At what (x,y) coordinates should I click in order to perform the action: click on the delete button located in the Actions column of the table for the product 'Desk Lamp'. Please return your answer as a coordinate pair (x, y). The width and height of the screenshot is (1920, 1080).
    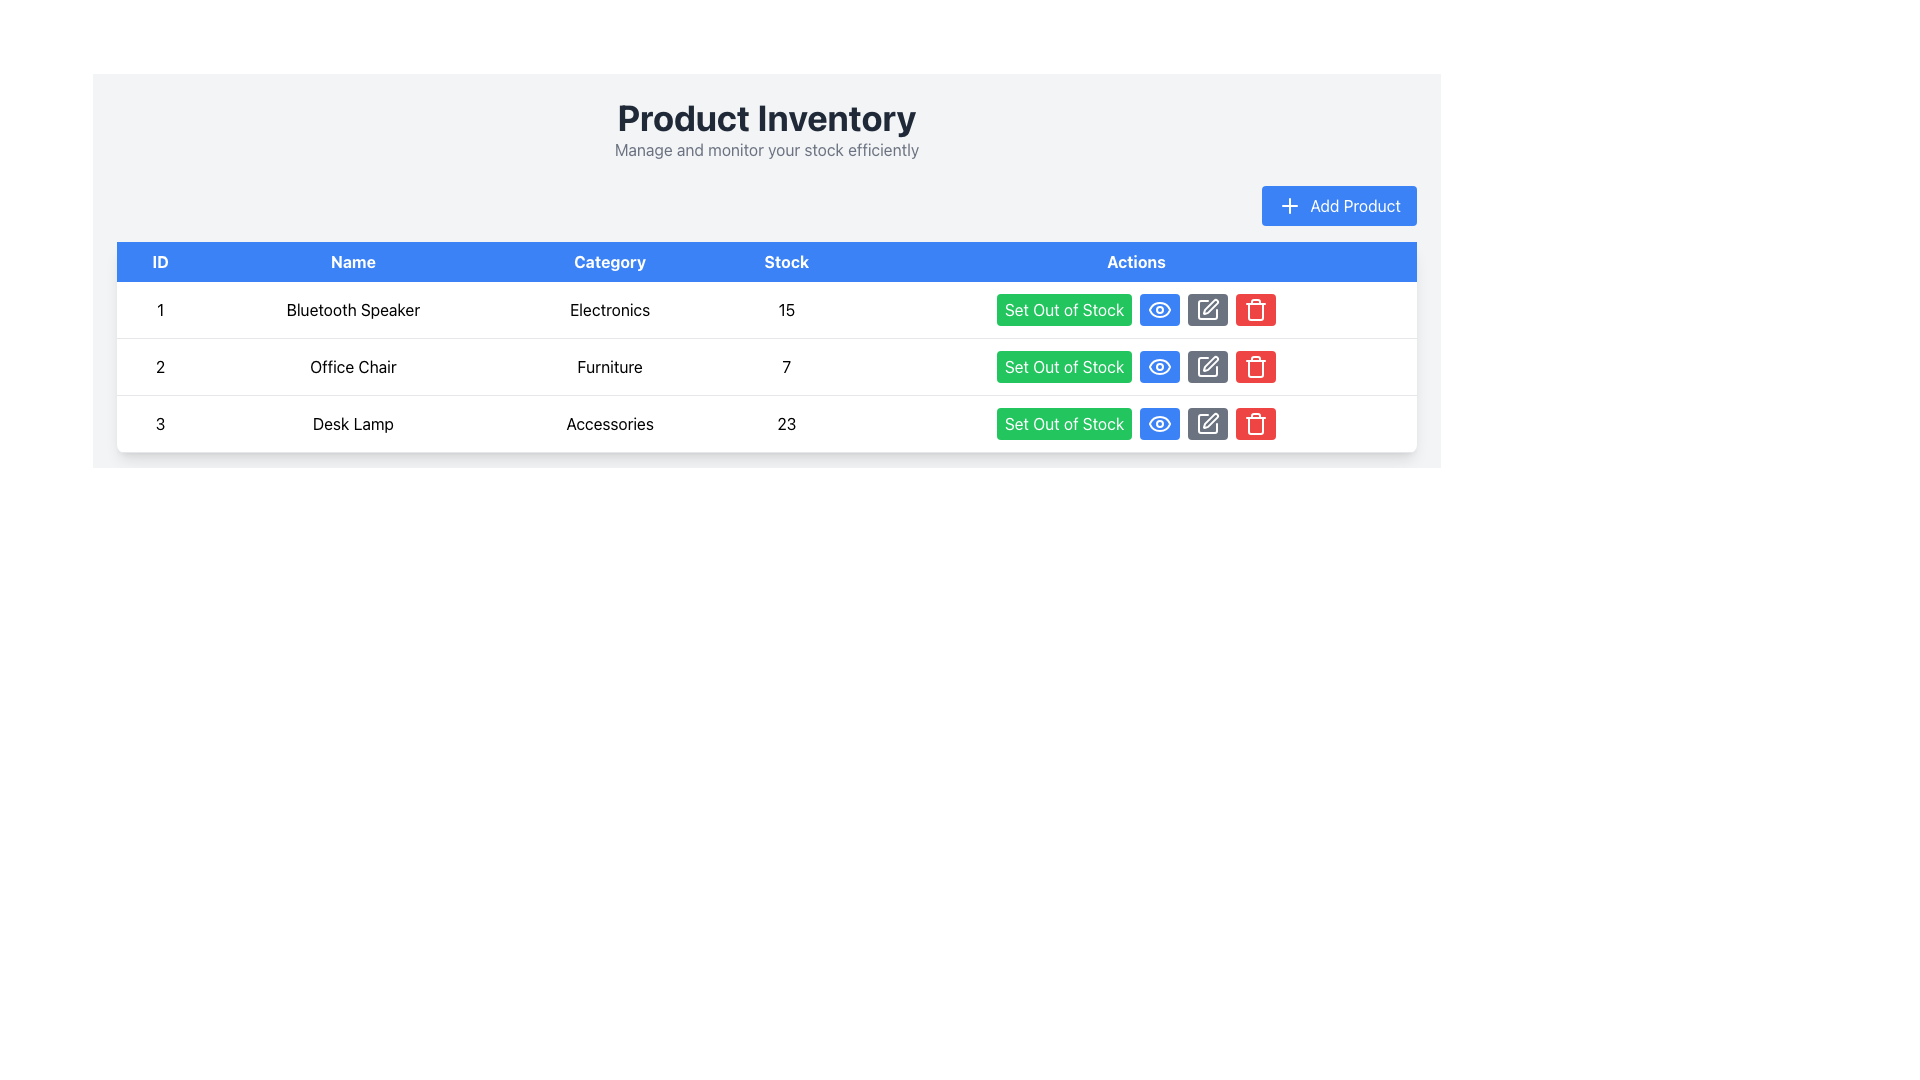
    Looking at the image, I should click on (1255, 366).